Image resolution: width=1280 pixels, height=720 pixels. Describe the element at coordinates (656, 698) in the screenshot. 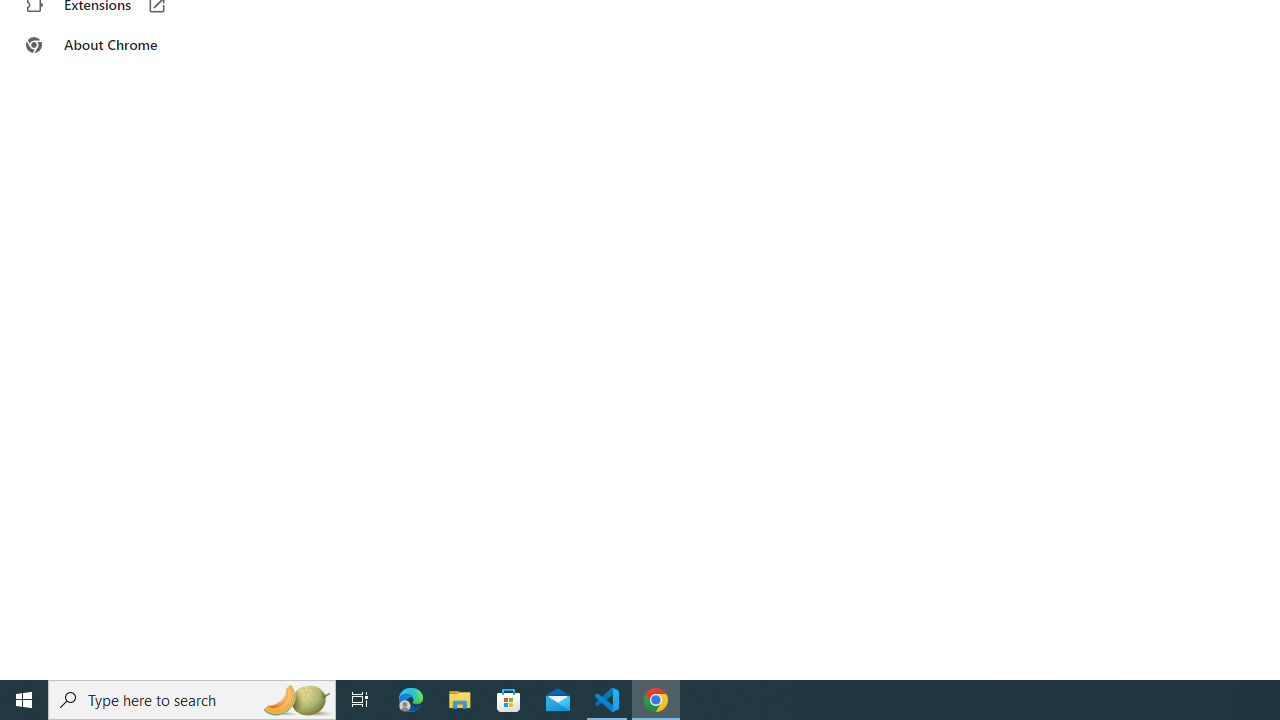

I see `'Google Chrome - 1 running window'` at that location.